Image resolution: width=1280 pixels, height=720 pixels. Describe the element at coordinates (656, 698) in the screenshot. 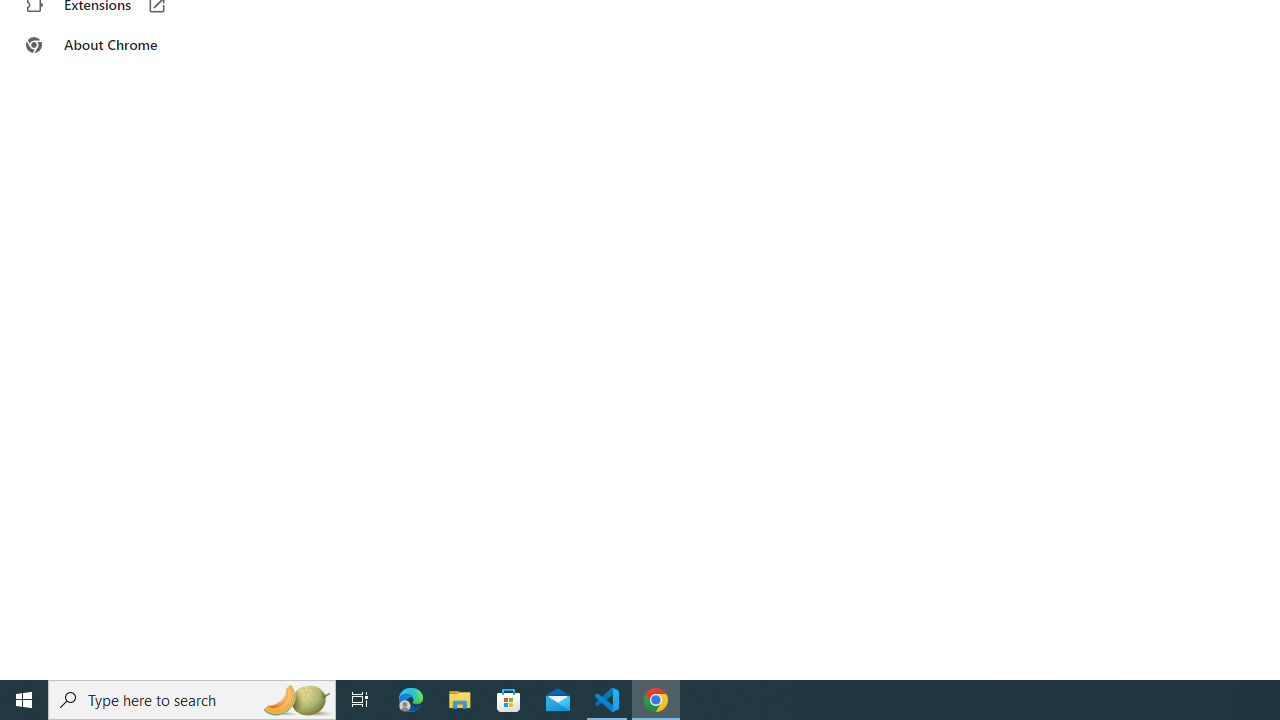

I see `'Google Chrome - 1 running window'` at that location.